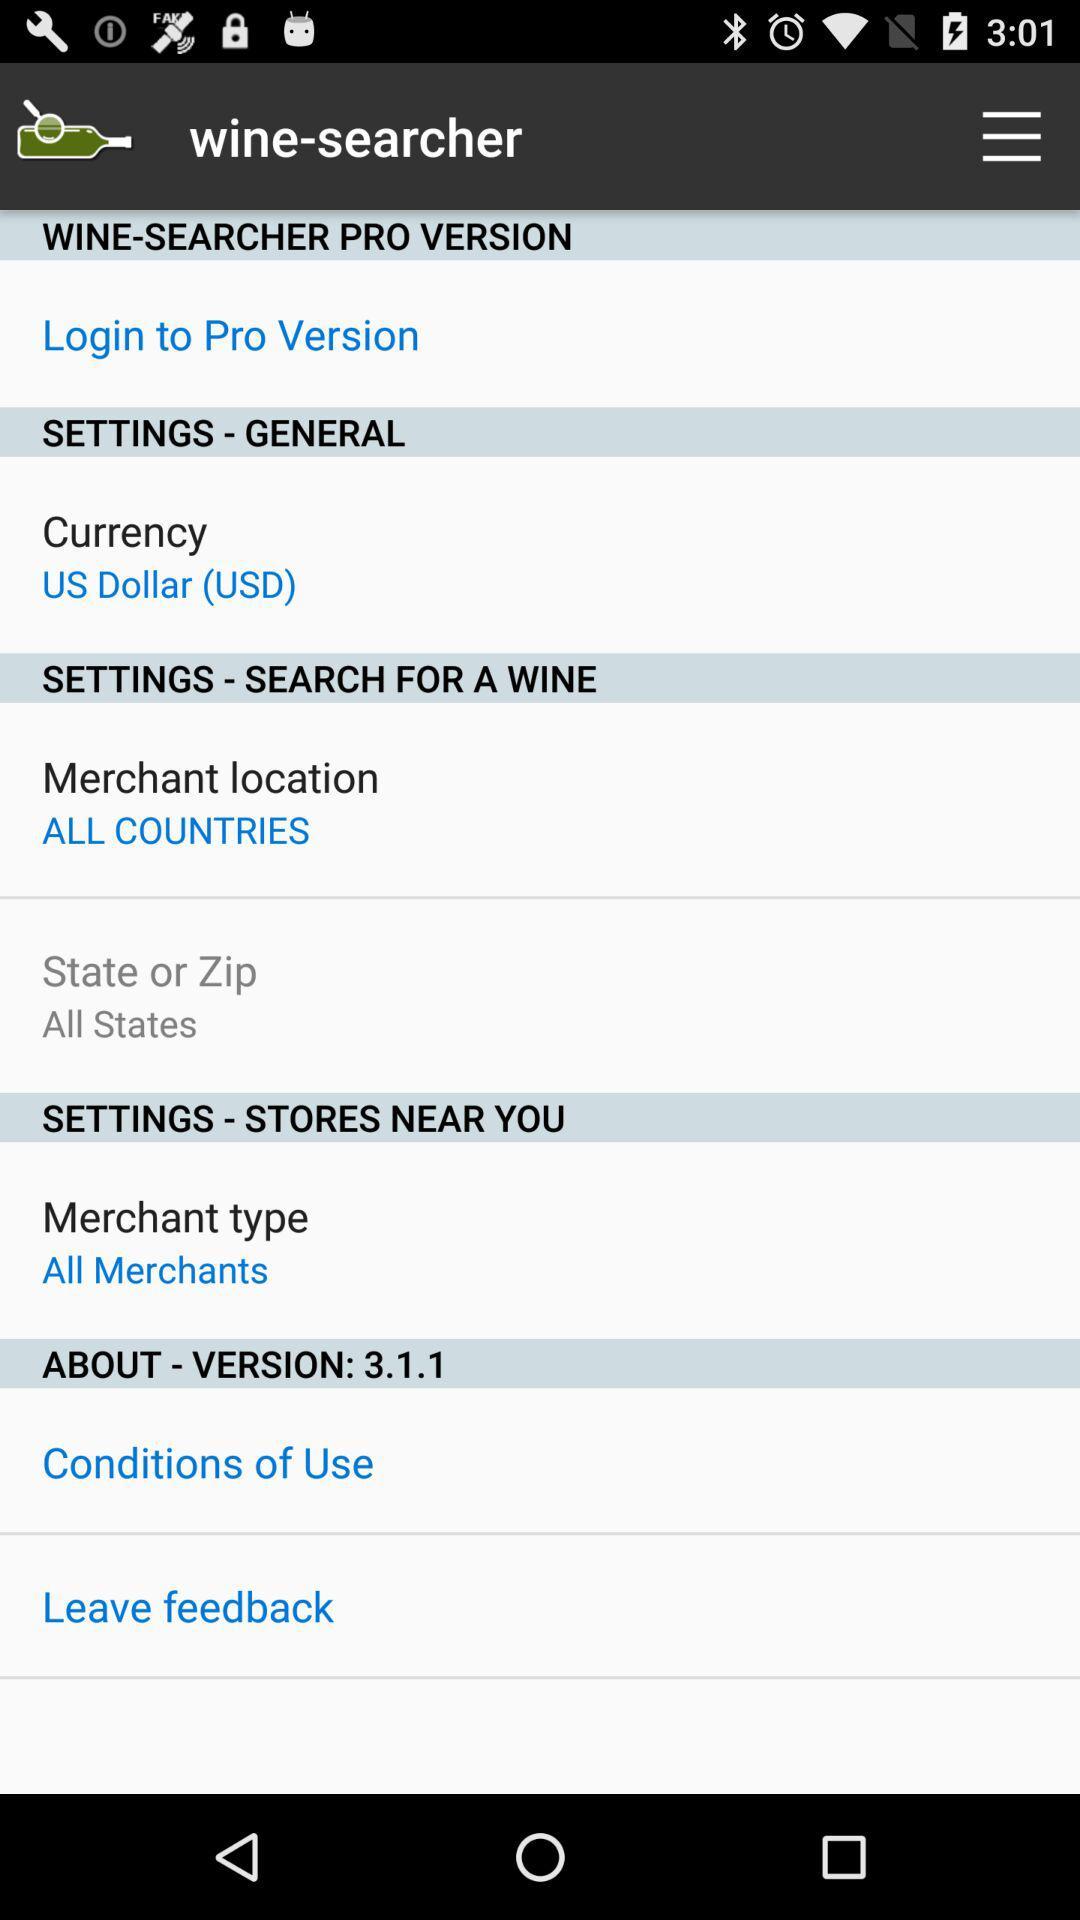  Describe the element at coordinates (124, 530) in the screenshot. I see `the currency item` at that location.